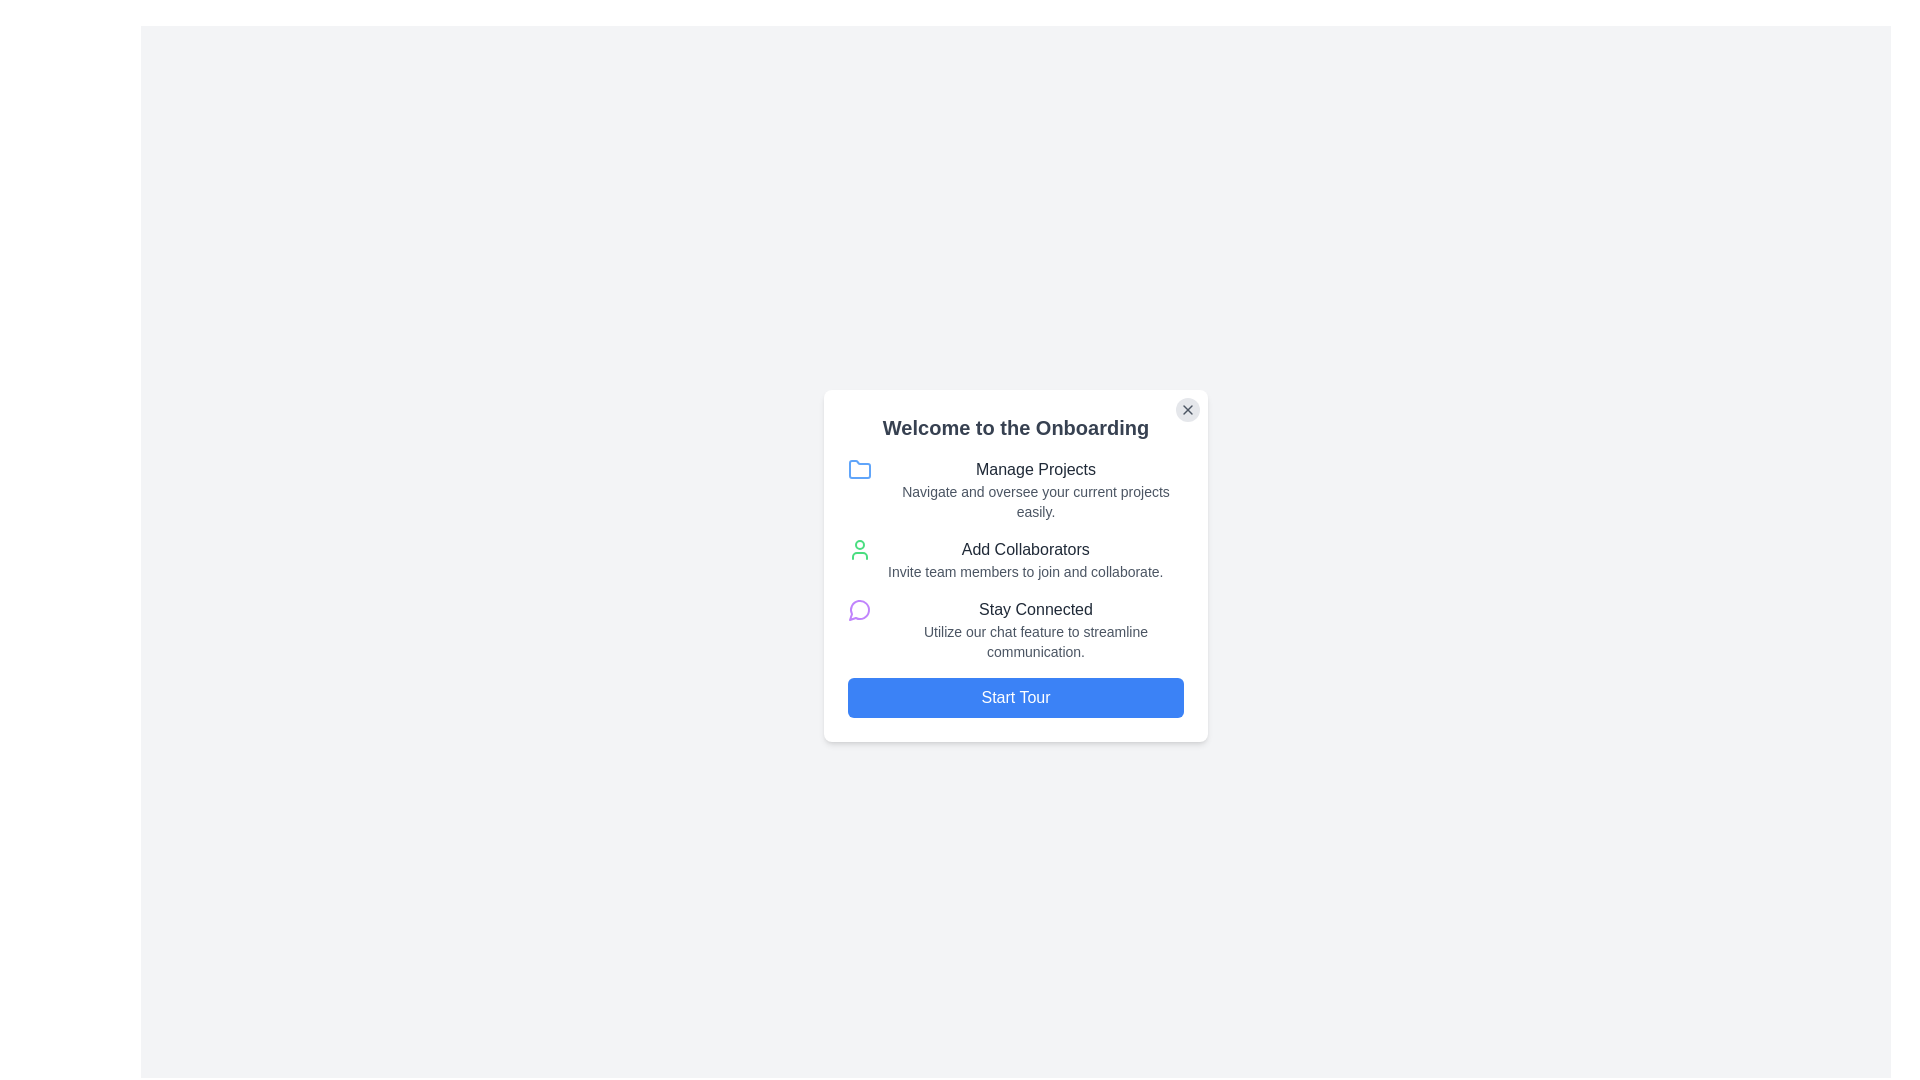 Image resolution: width=1920 pixels, height=1080 pixels. Describe the element at coordinates (1188, 408) in the screenshot. I see `the circular dismiss Icon button located in the top-right corner of the modal with the title 'Welcome to the Onboarding'` at that location.